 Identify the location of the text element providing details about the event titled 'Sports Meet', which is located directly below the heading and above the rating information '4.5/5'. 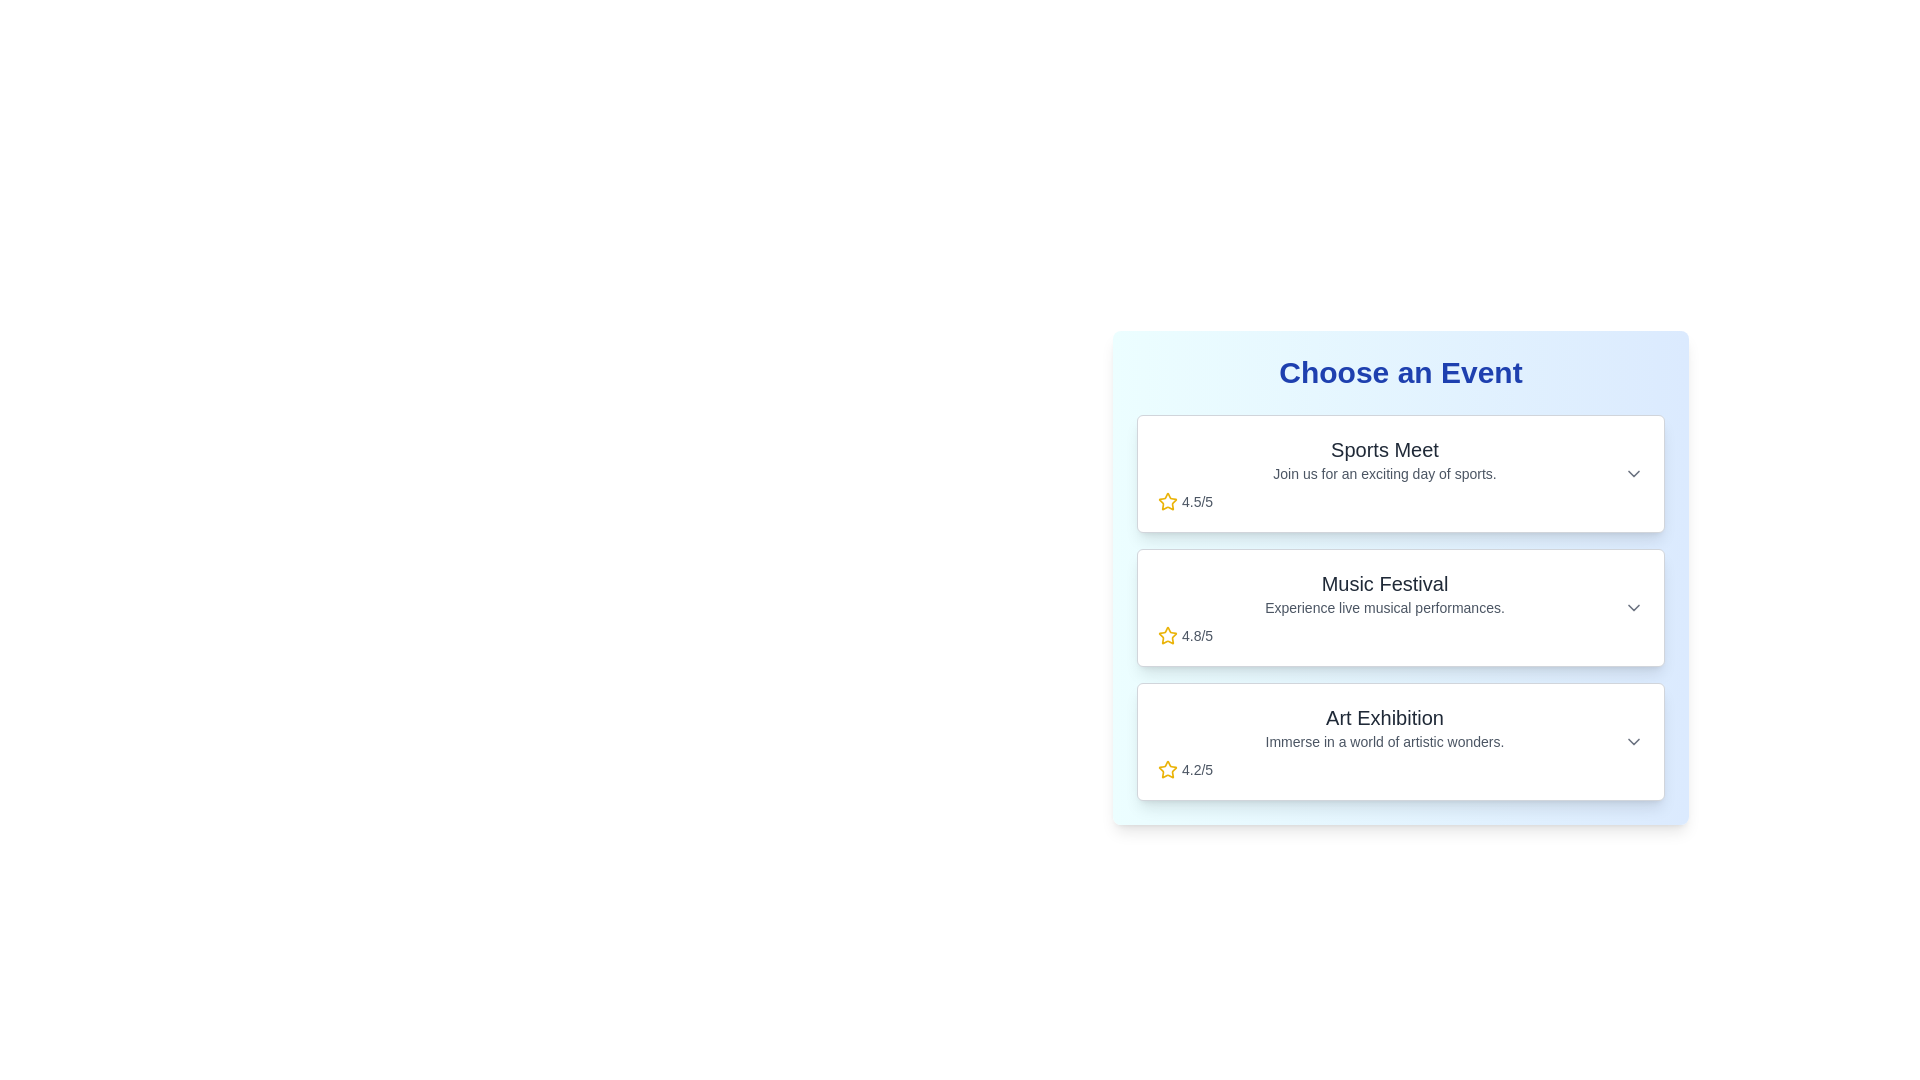
(1384, 474).